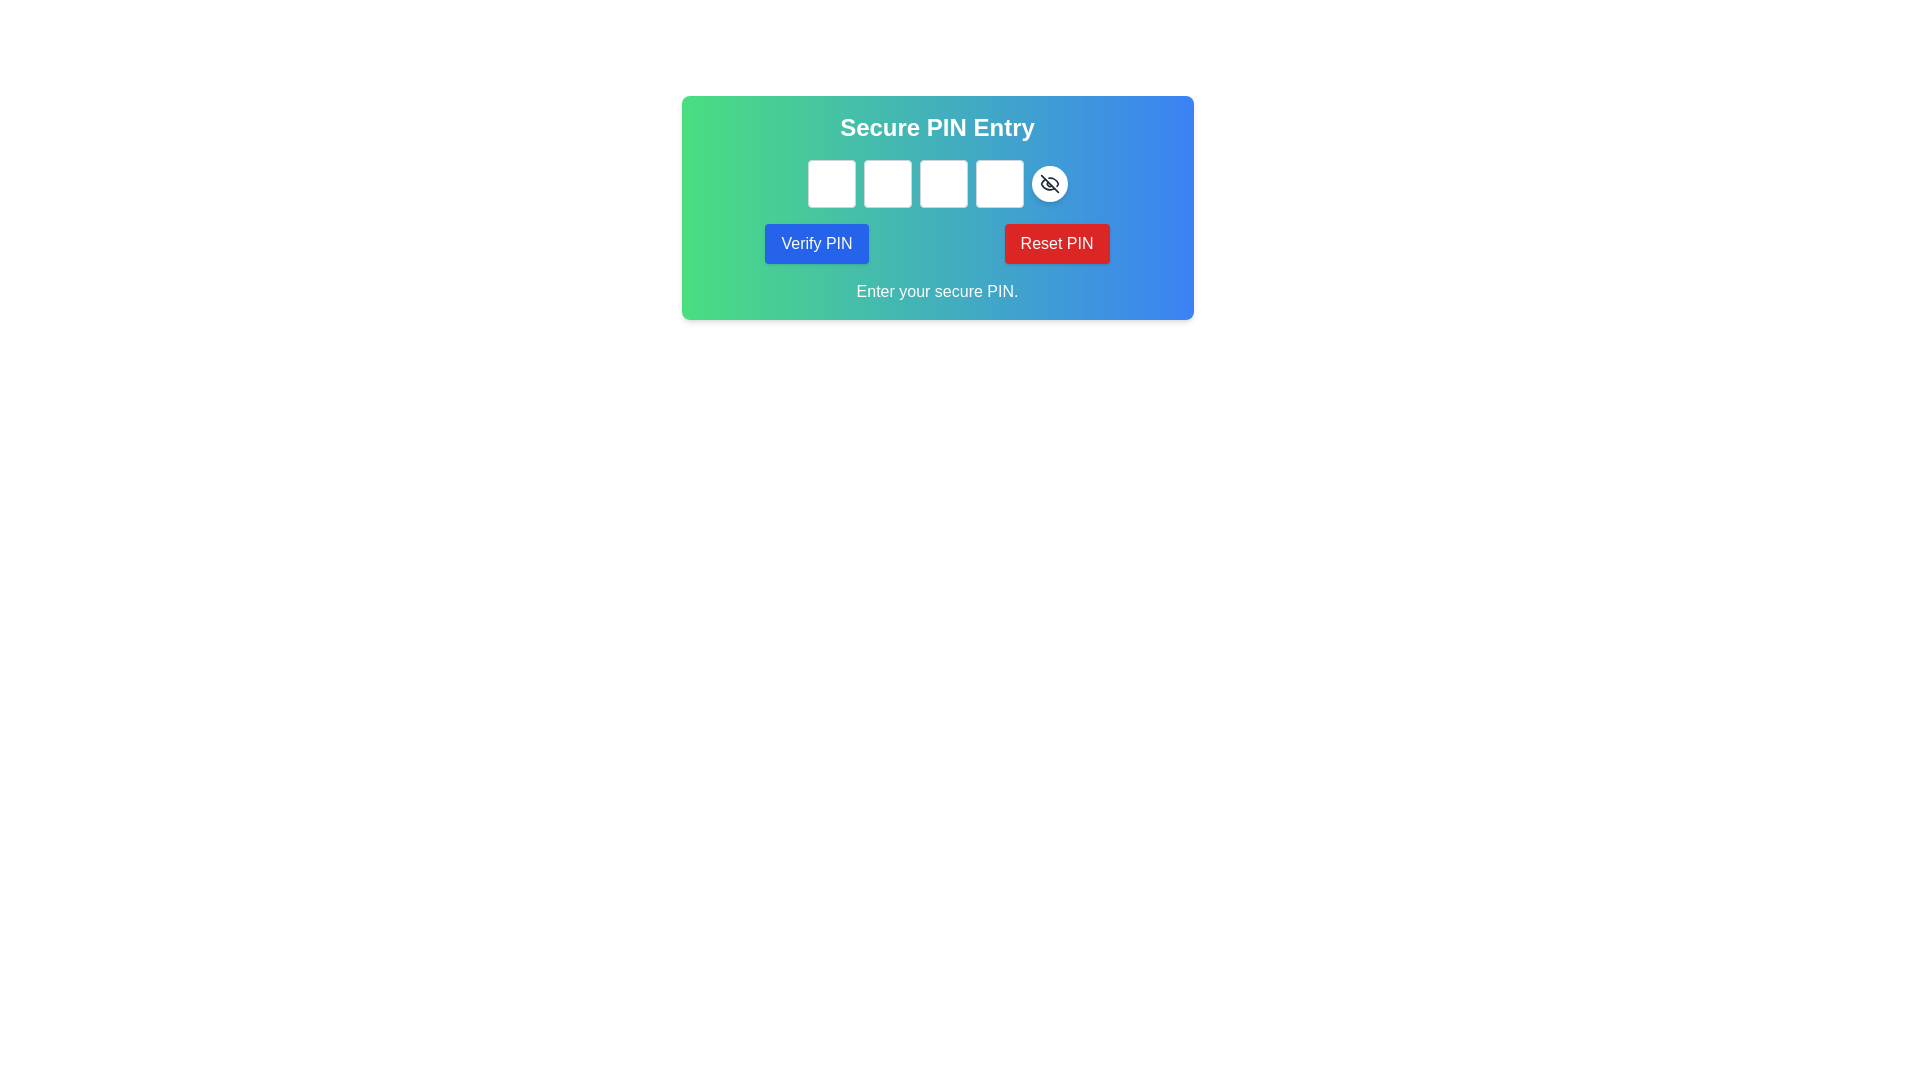  I want to click on the text label that instructs users to enter a secure PIN, located at the bottom center beneath the PIN input fields and buttons, so click(936, 292).